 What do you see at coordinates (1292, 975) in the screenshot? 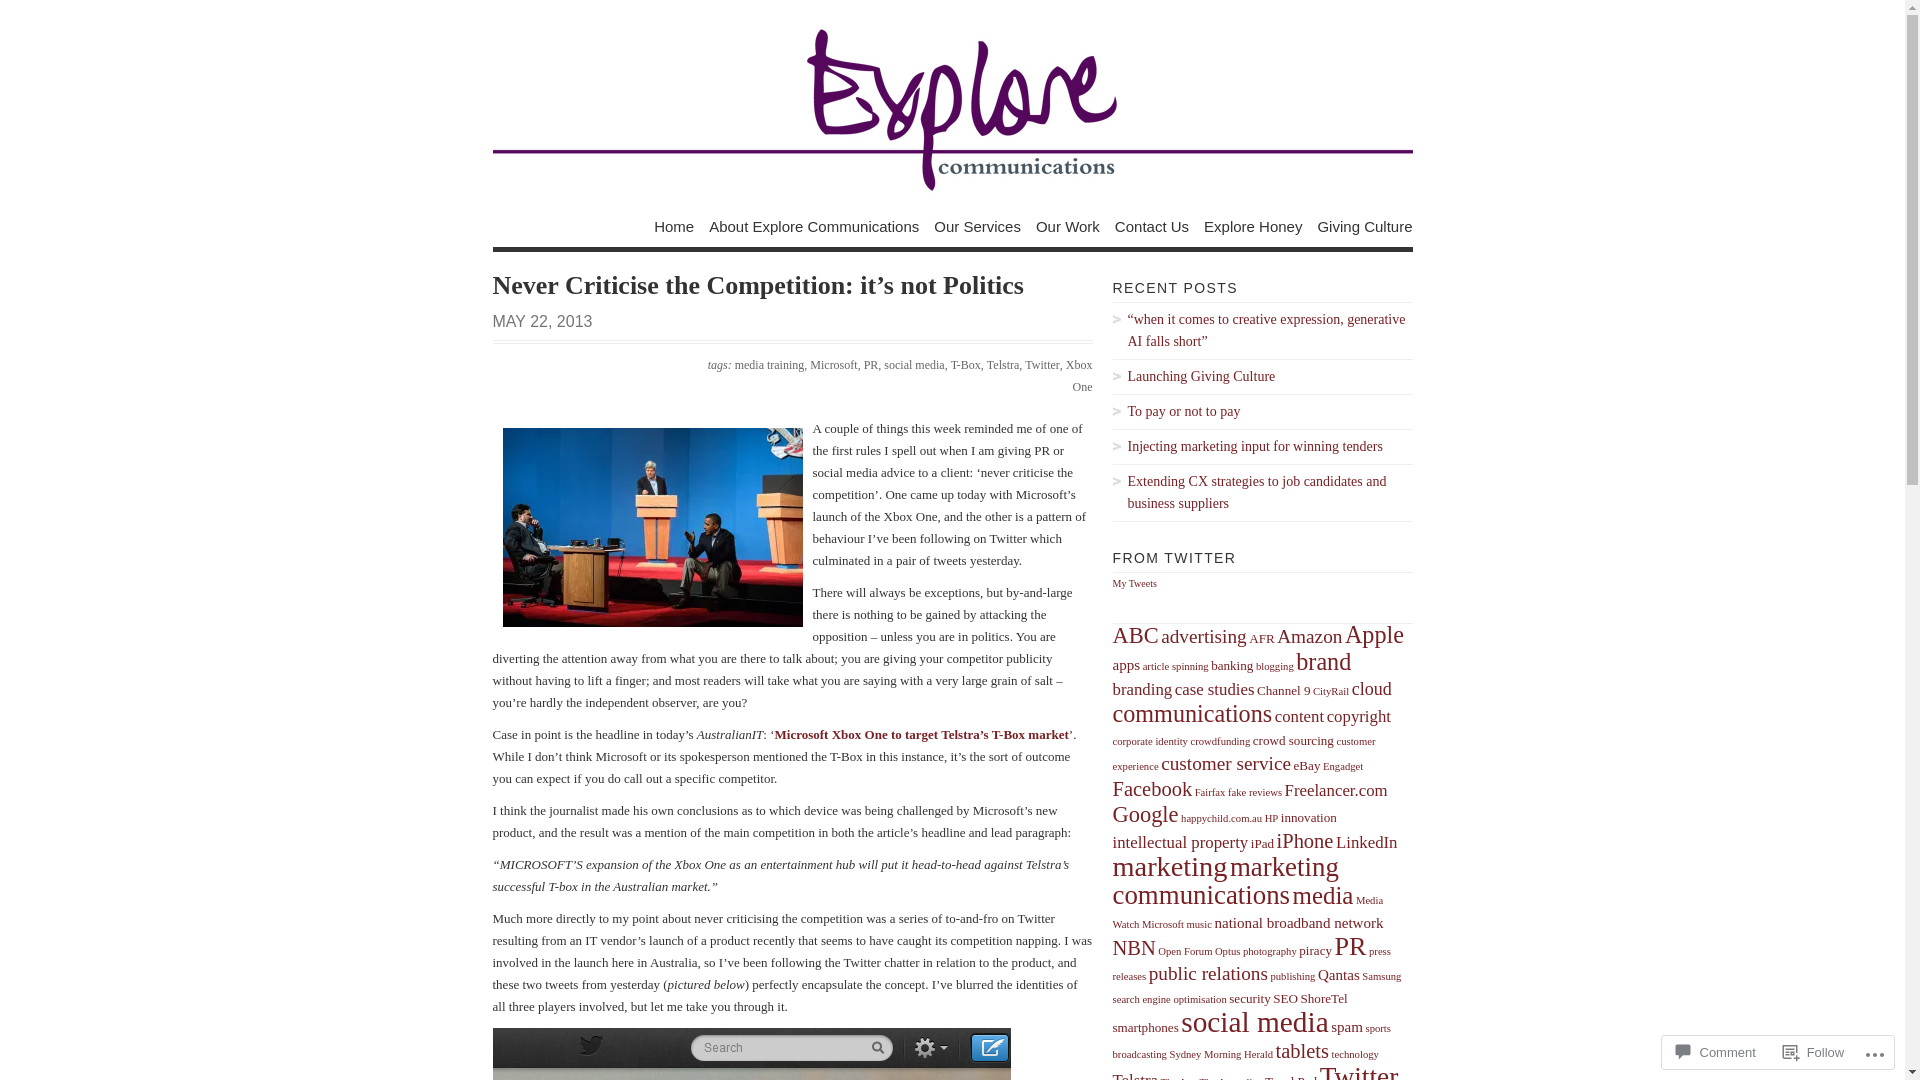
I see `'publishing'` at bounding box center [1292, 975].